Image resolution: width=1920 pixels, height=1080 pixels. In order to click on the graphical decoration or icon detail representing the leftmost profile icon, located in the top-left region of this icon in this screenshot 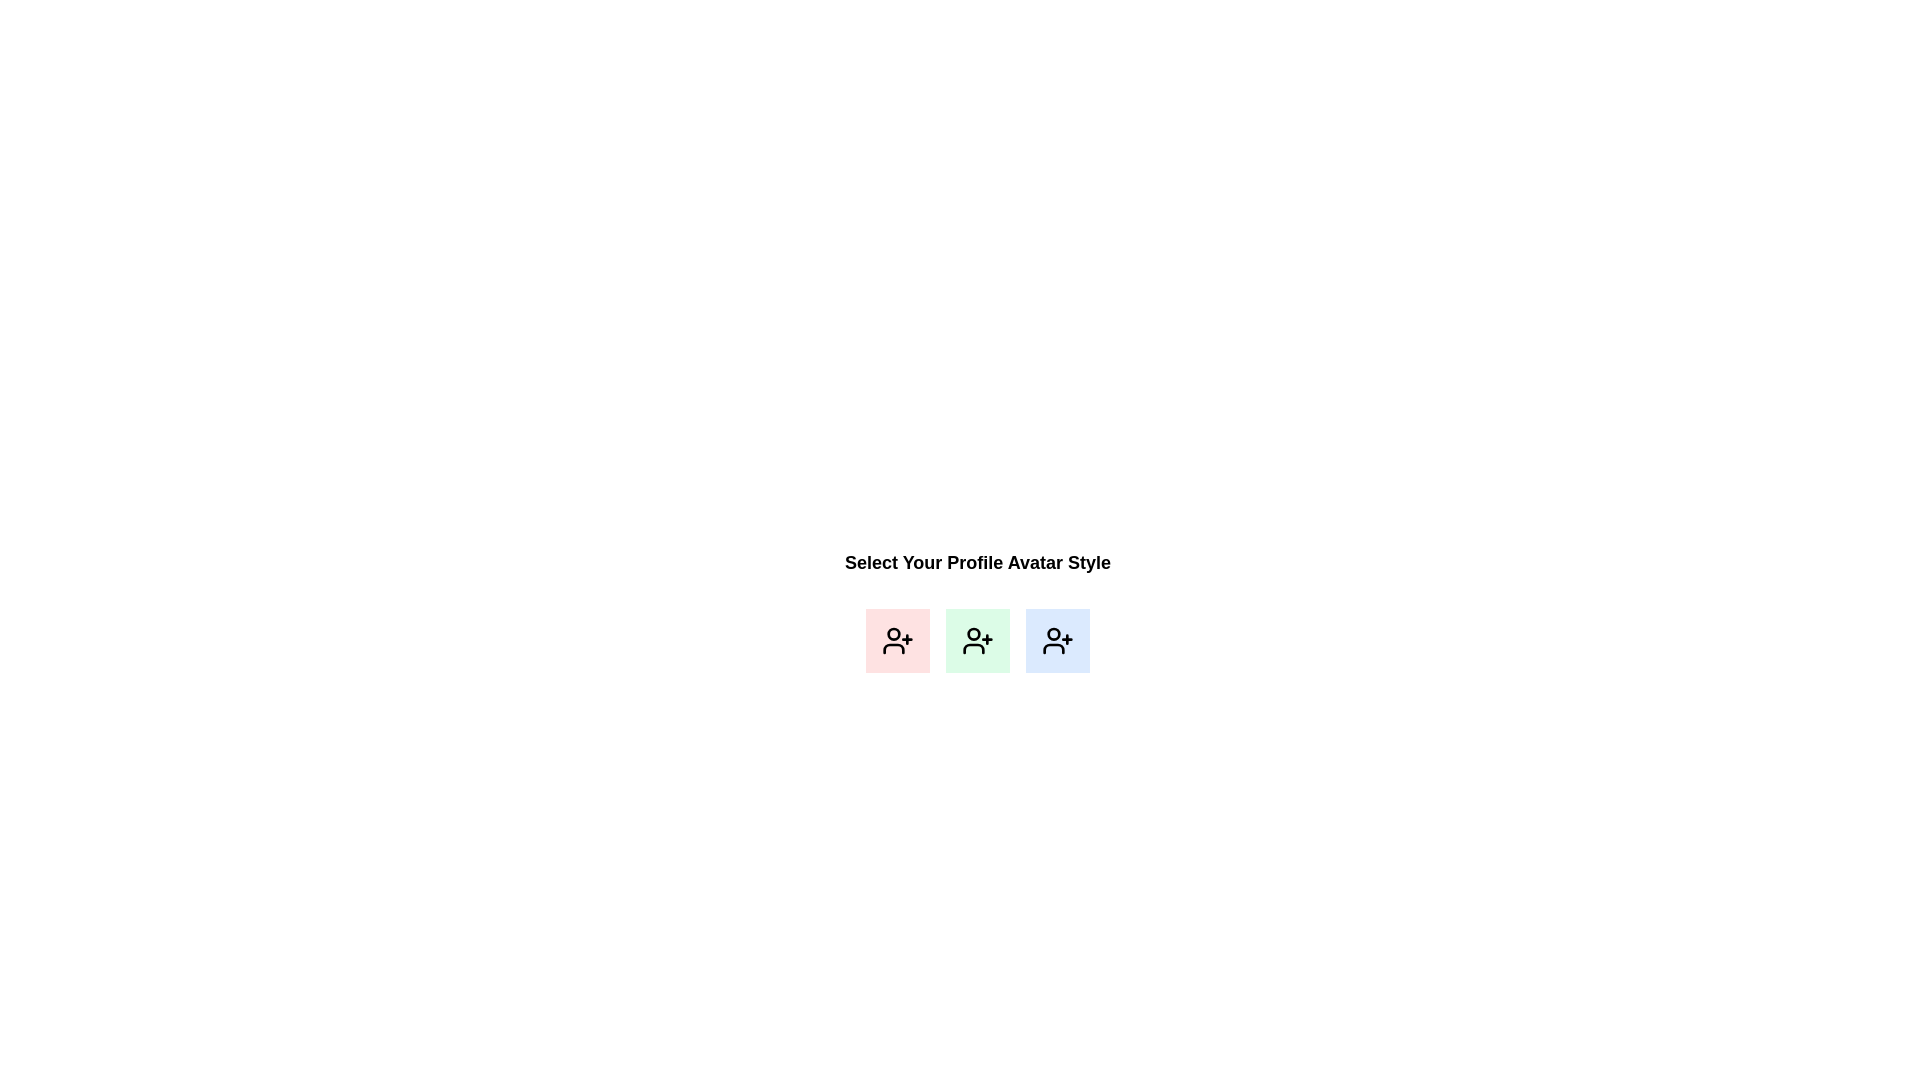, I will do `click(892, 633)`.